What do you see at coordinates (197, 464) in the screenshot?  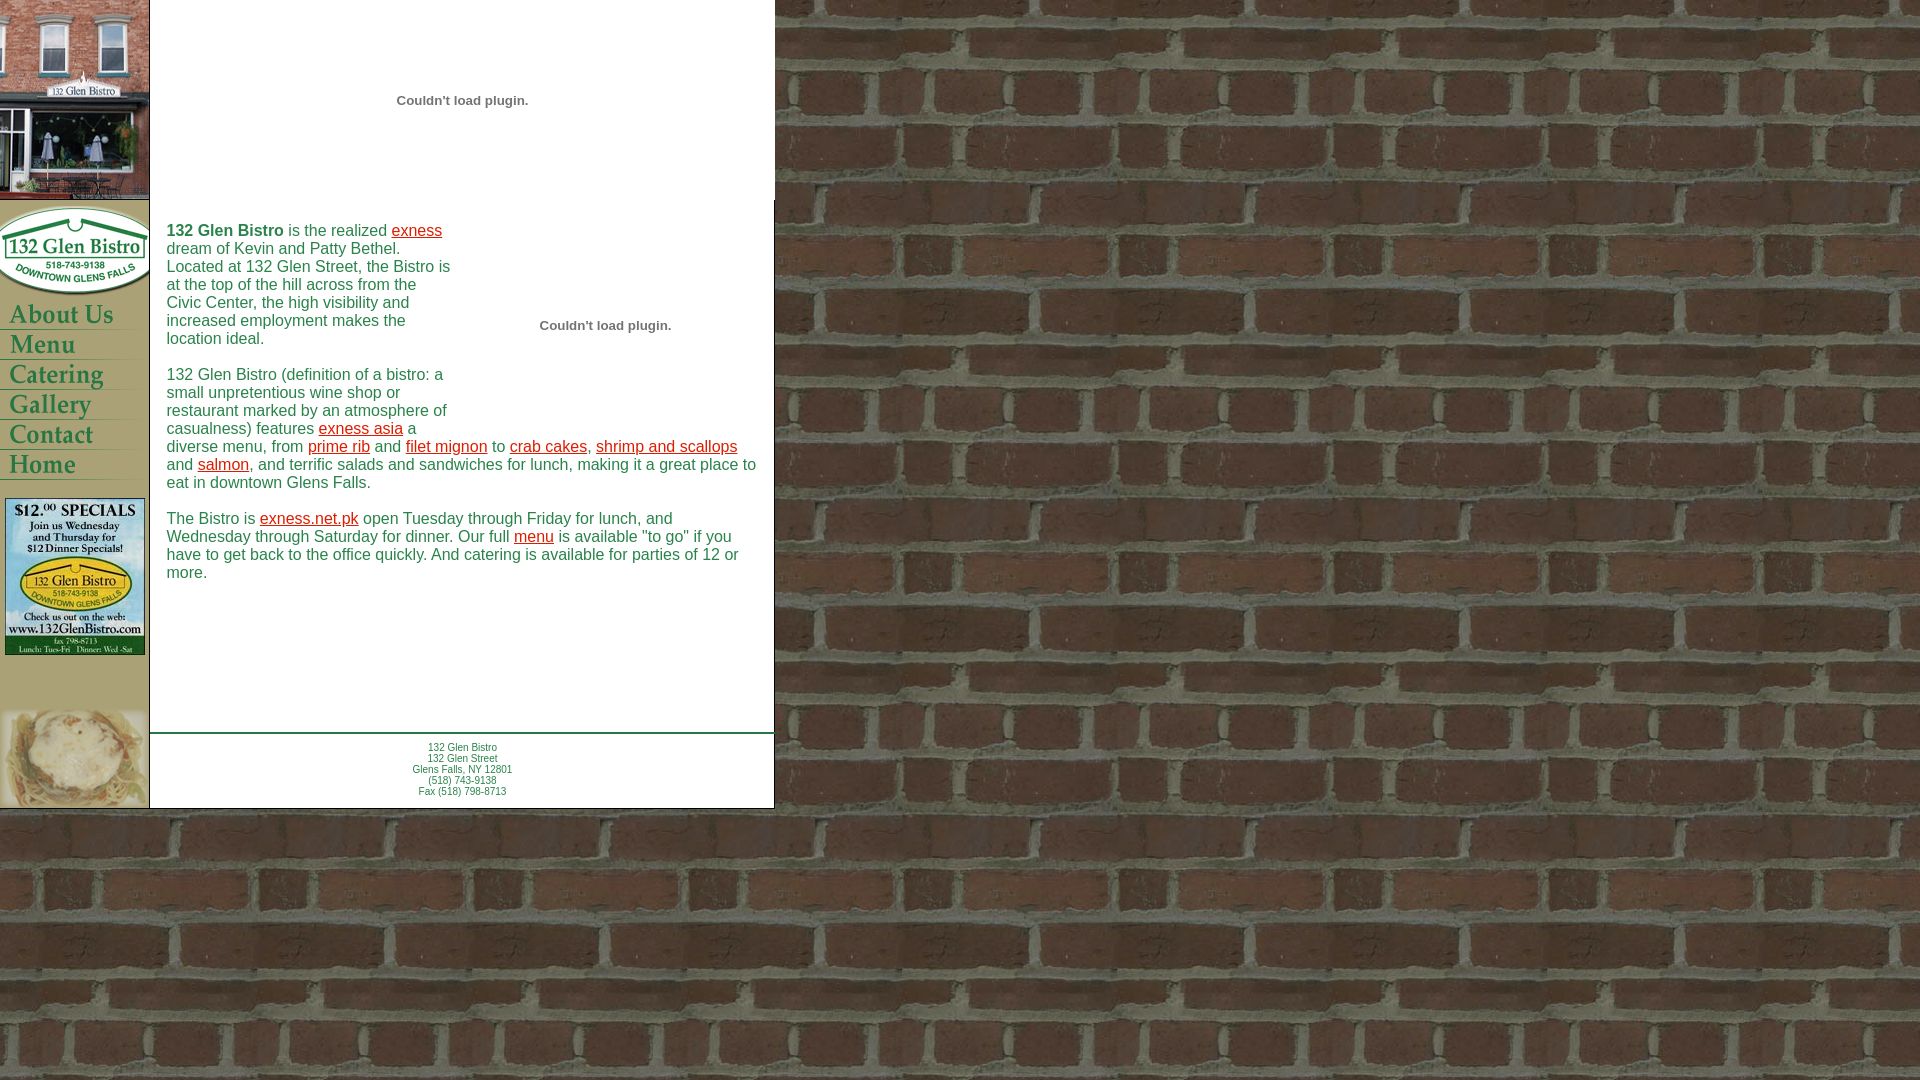 I see `'salmon'` at bounding box center [197, 464].